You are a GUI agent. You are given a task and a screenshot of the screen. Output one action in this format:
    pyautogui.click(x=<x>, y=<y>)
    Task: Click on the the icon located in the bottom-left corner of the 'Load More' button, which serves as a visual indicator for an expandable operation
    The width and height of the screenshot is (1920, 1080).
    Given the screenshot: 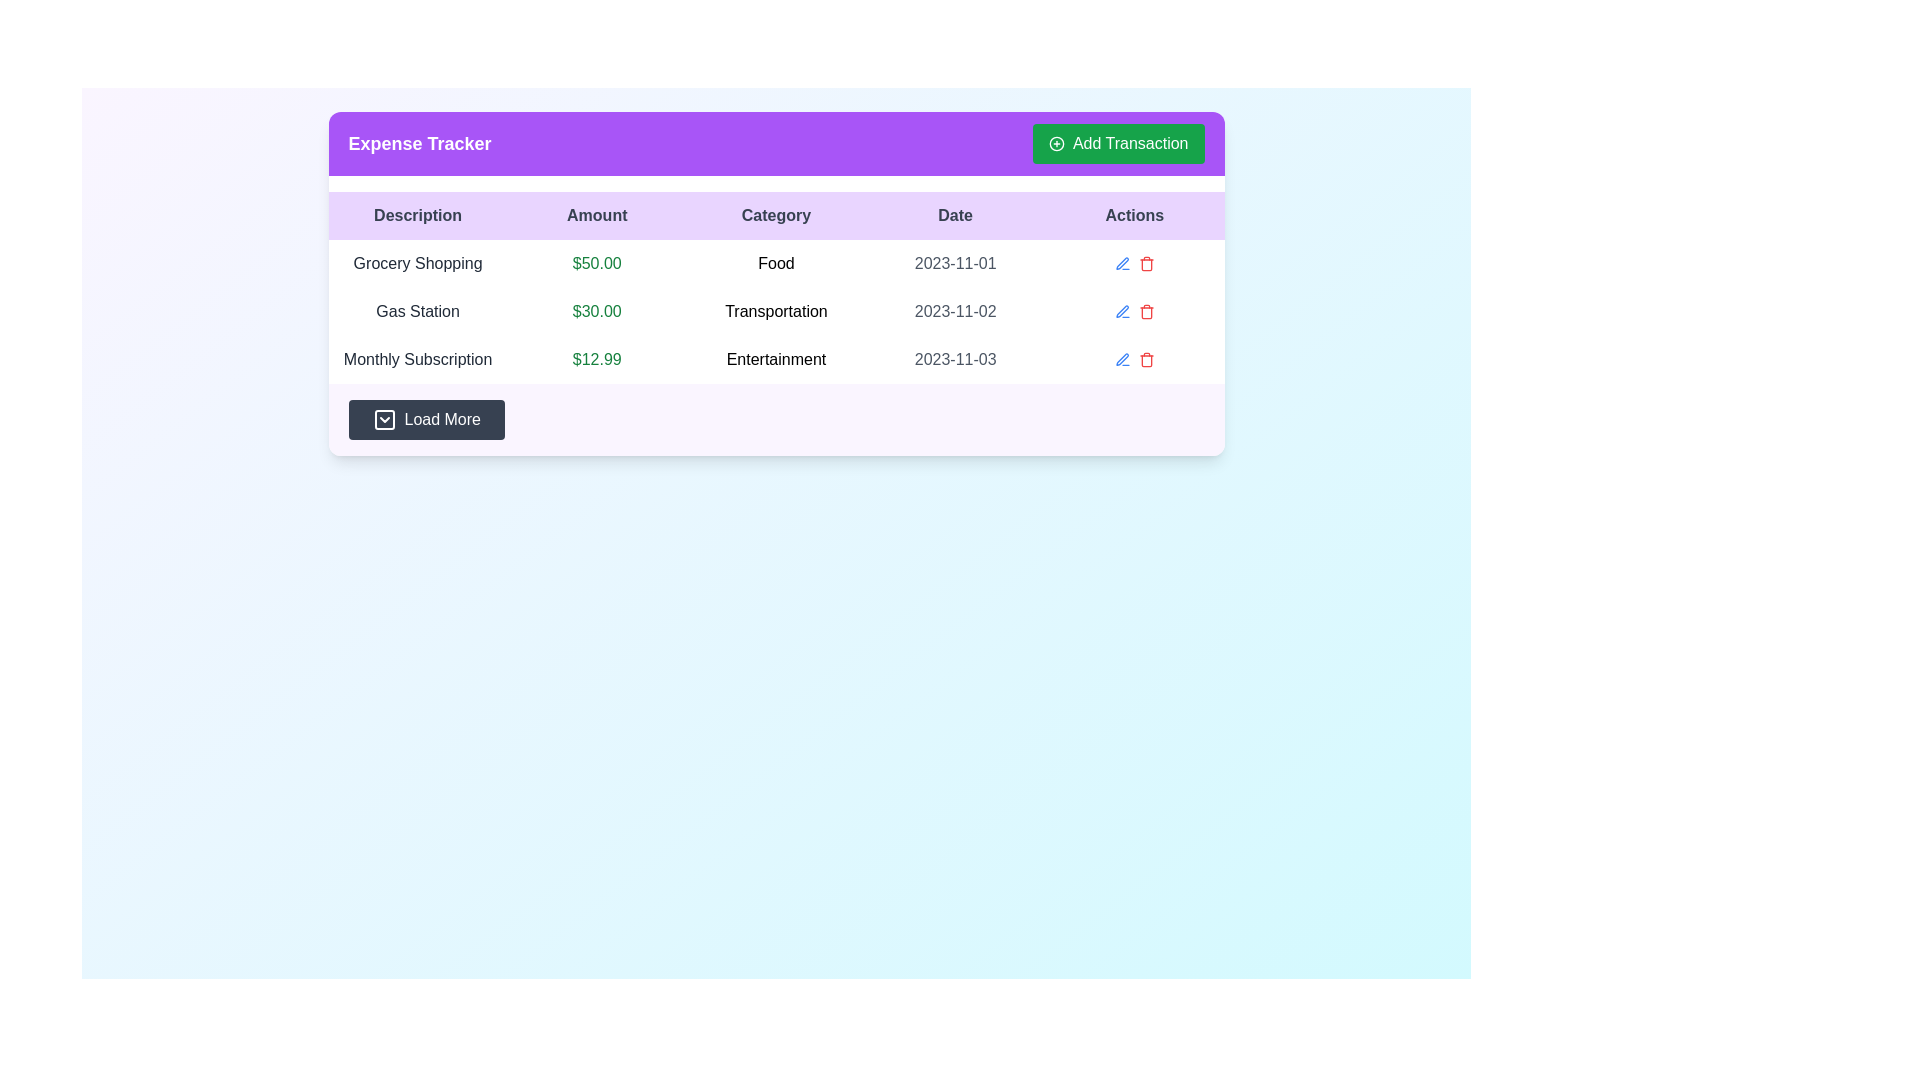 What is the action you would take?
    pyautogui.click(x=384, y=419)
    